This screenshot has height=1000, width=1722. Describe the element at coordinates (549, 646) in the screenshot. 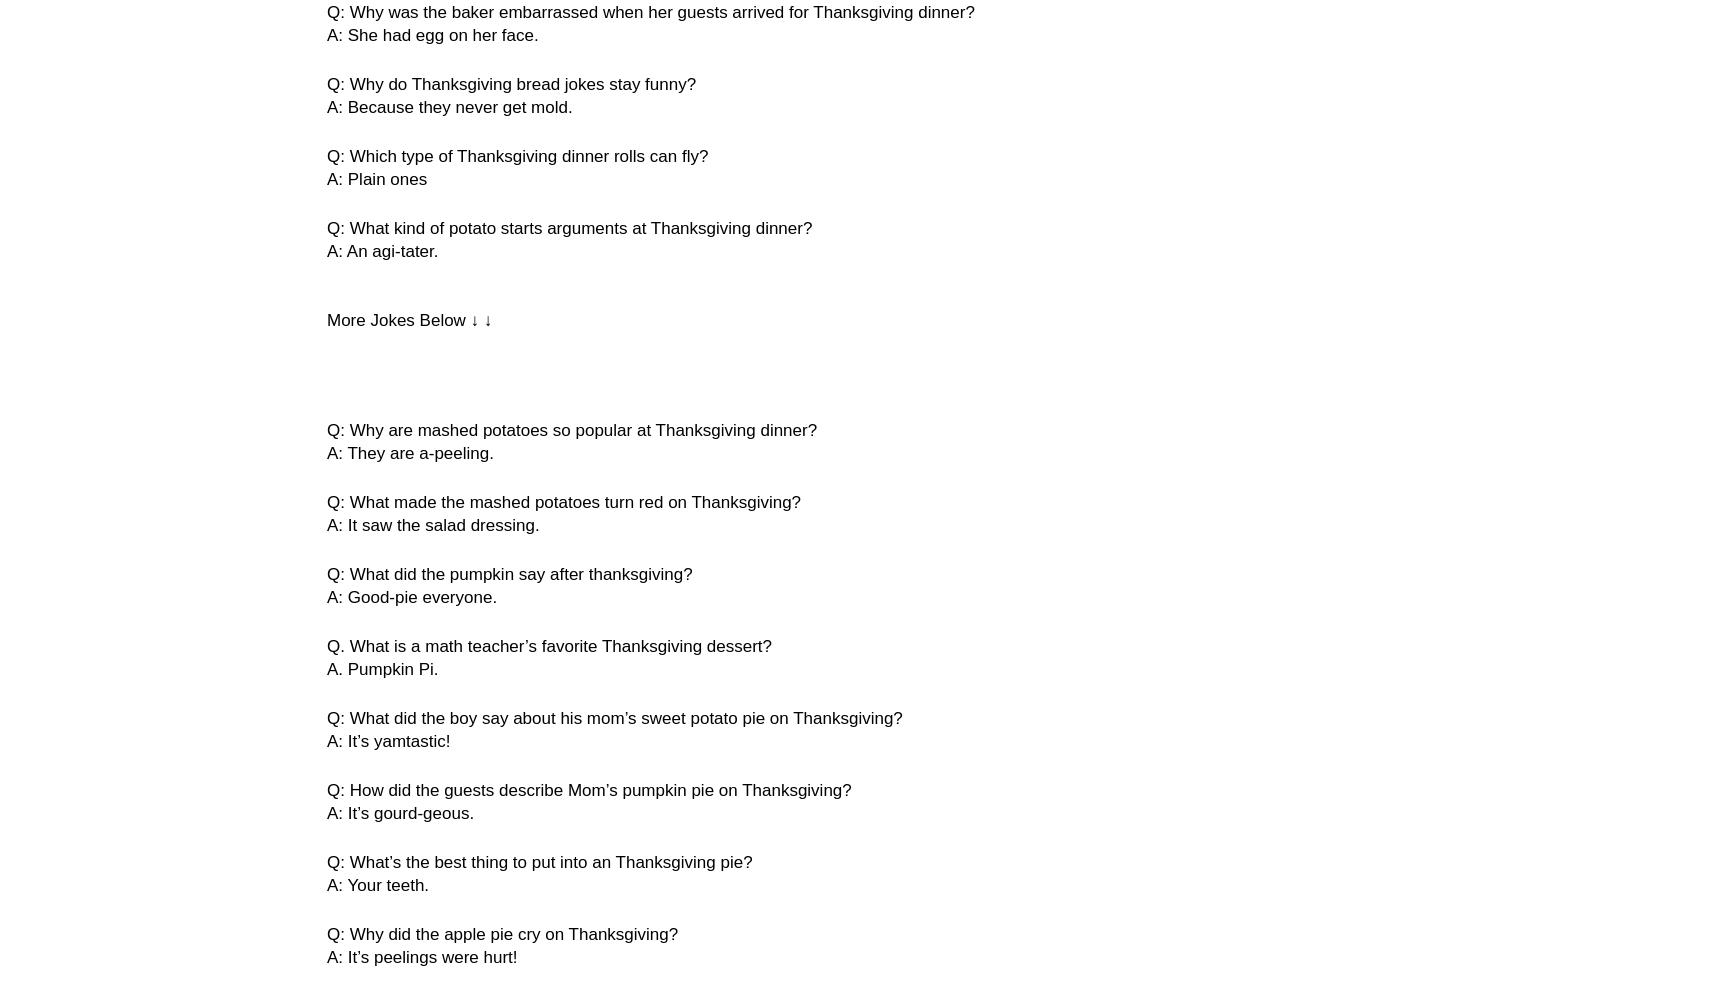

I see `'Q. What is a math teacher’s favorite Thanksgiving dessert?'` at that location.